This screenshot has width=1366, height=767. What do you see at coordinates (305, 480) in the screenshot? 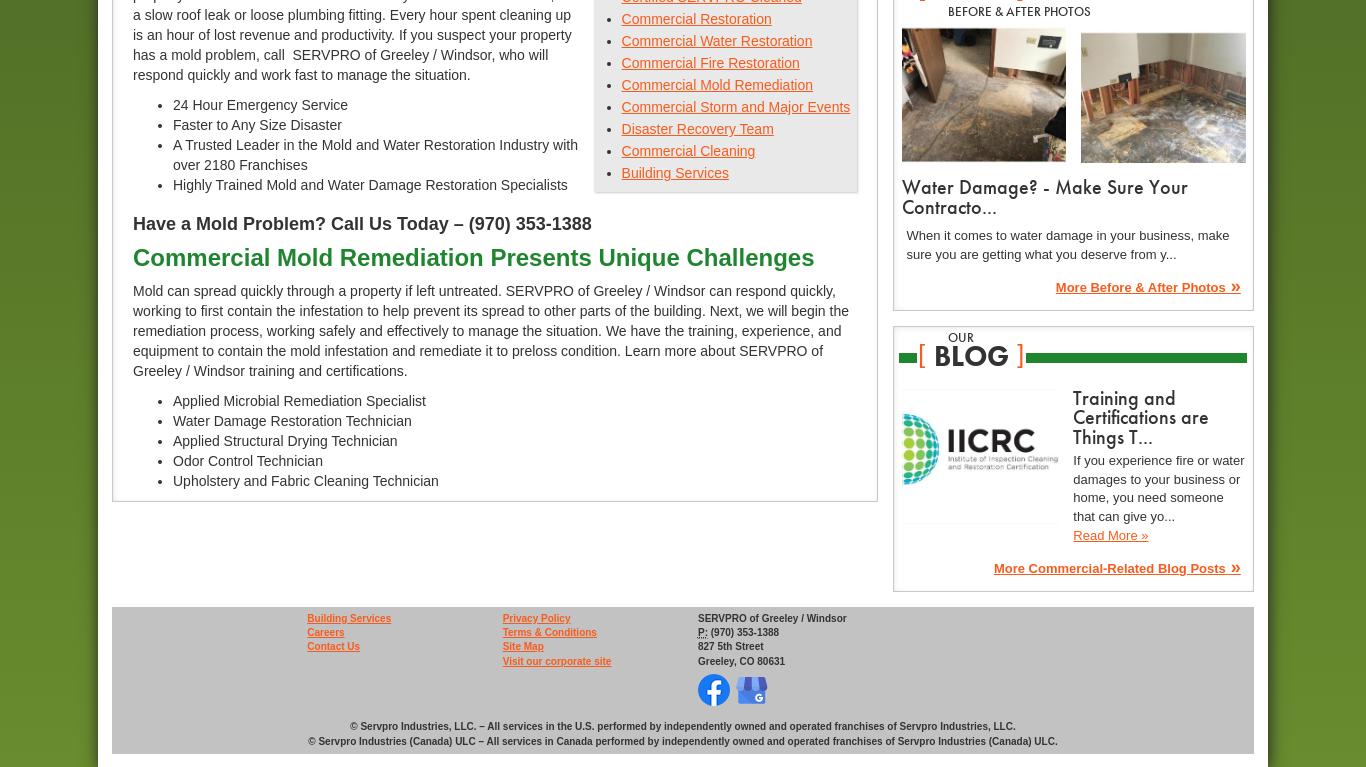
I see `'Upholstery and Fabric Cleaning Technician'` at bounding box center [305, 480].